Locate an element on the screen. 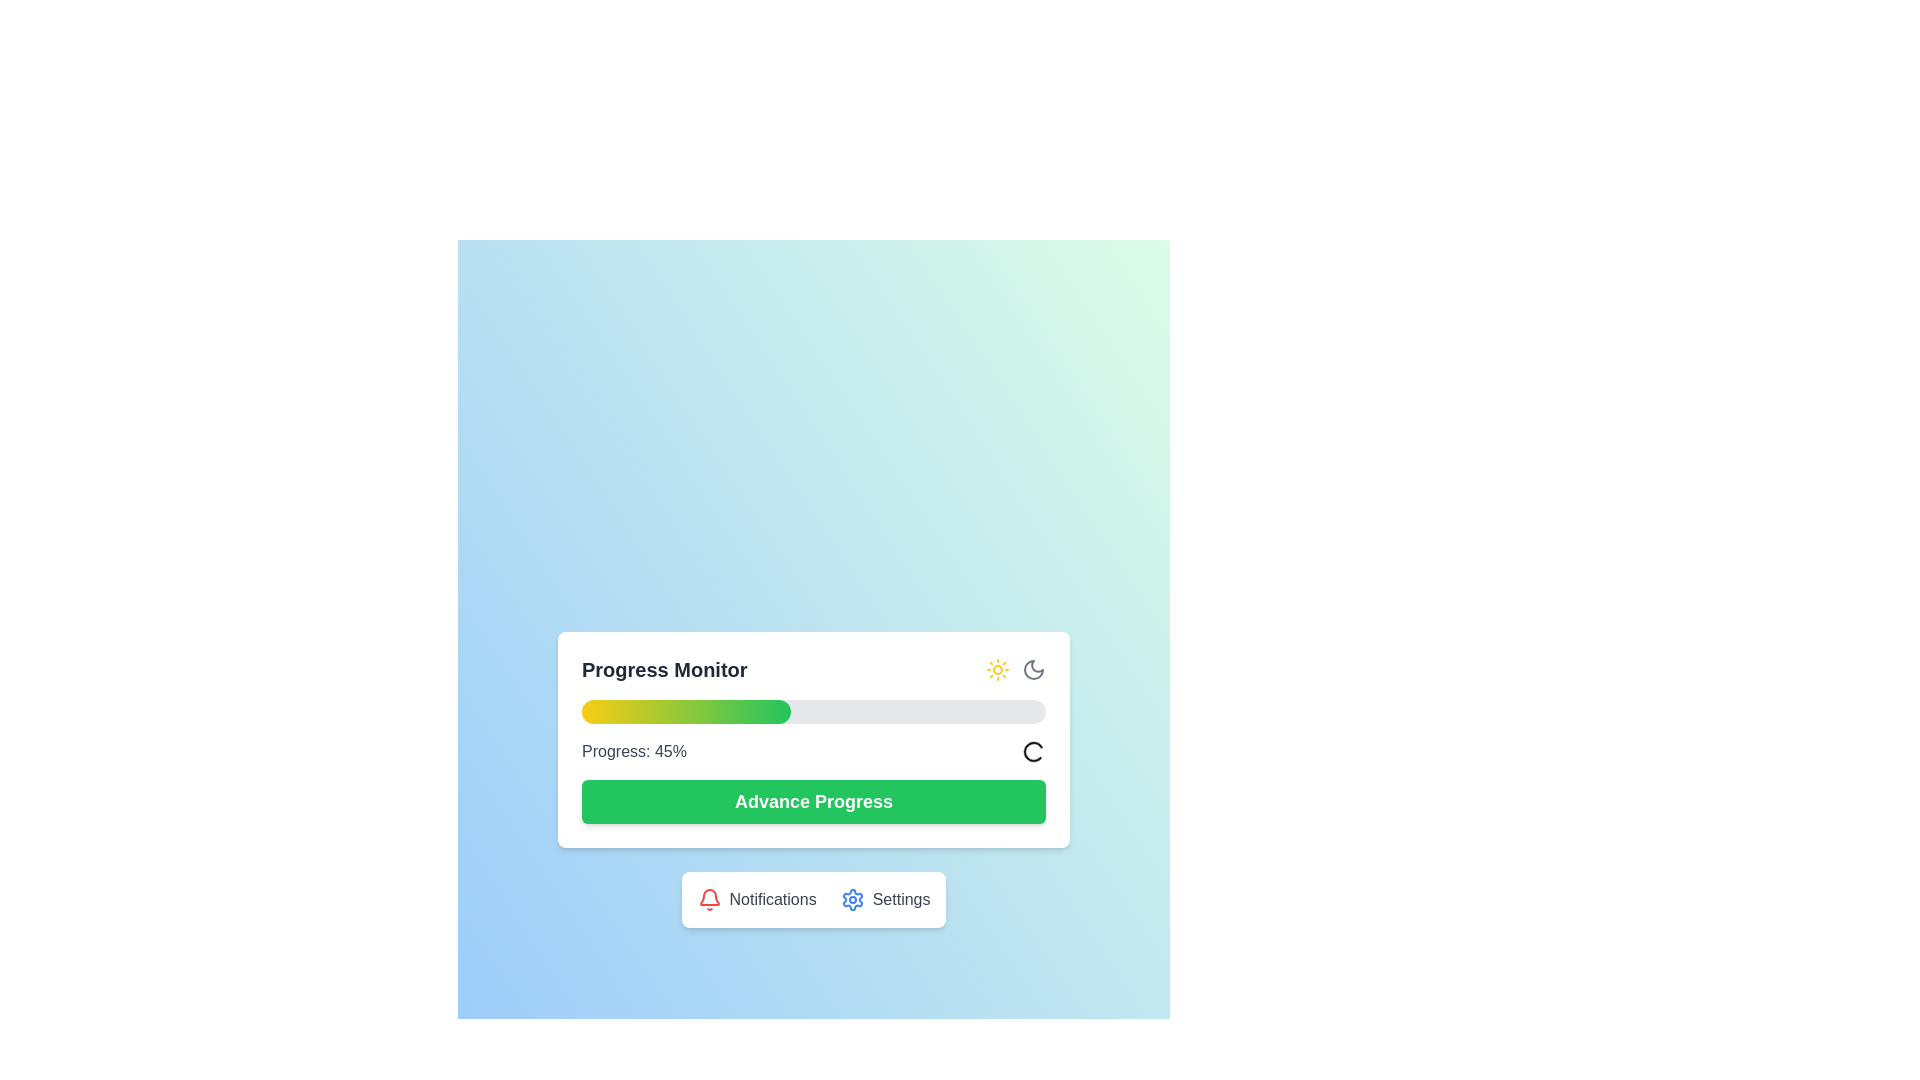 This screenshot has height=1080, width=1920. the sun icon, which is a yellow graphic representing daylight is located at coordinates (998, 670).